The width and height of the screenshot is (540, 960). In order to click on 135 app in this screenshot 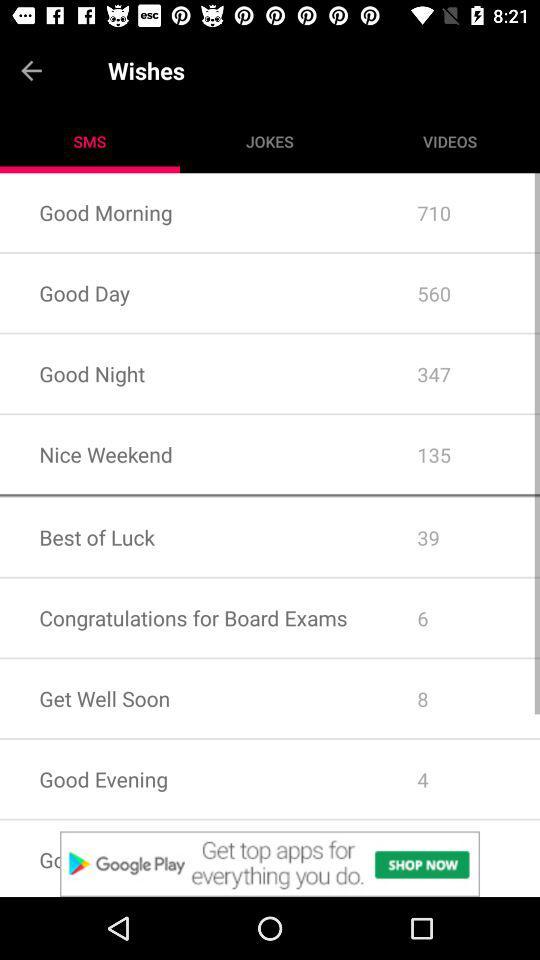, I will do `click(459, 454)`.